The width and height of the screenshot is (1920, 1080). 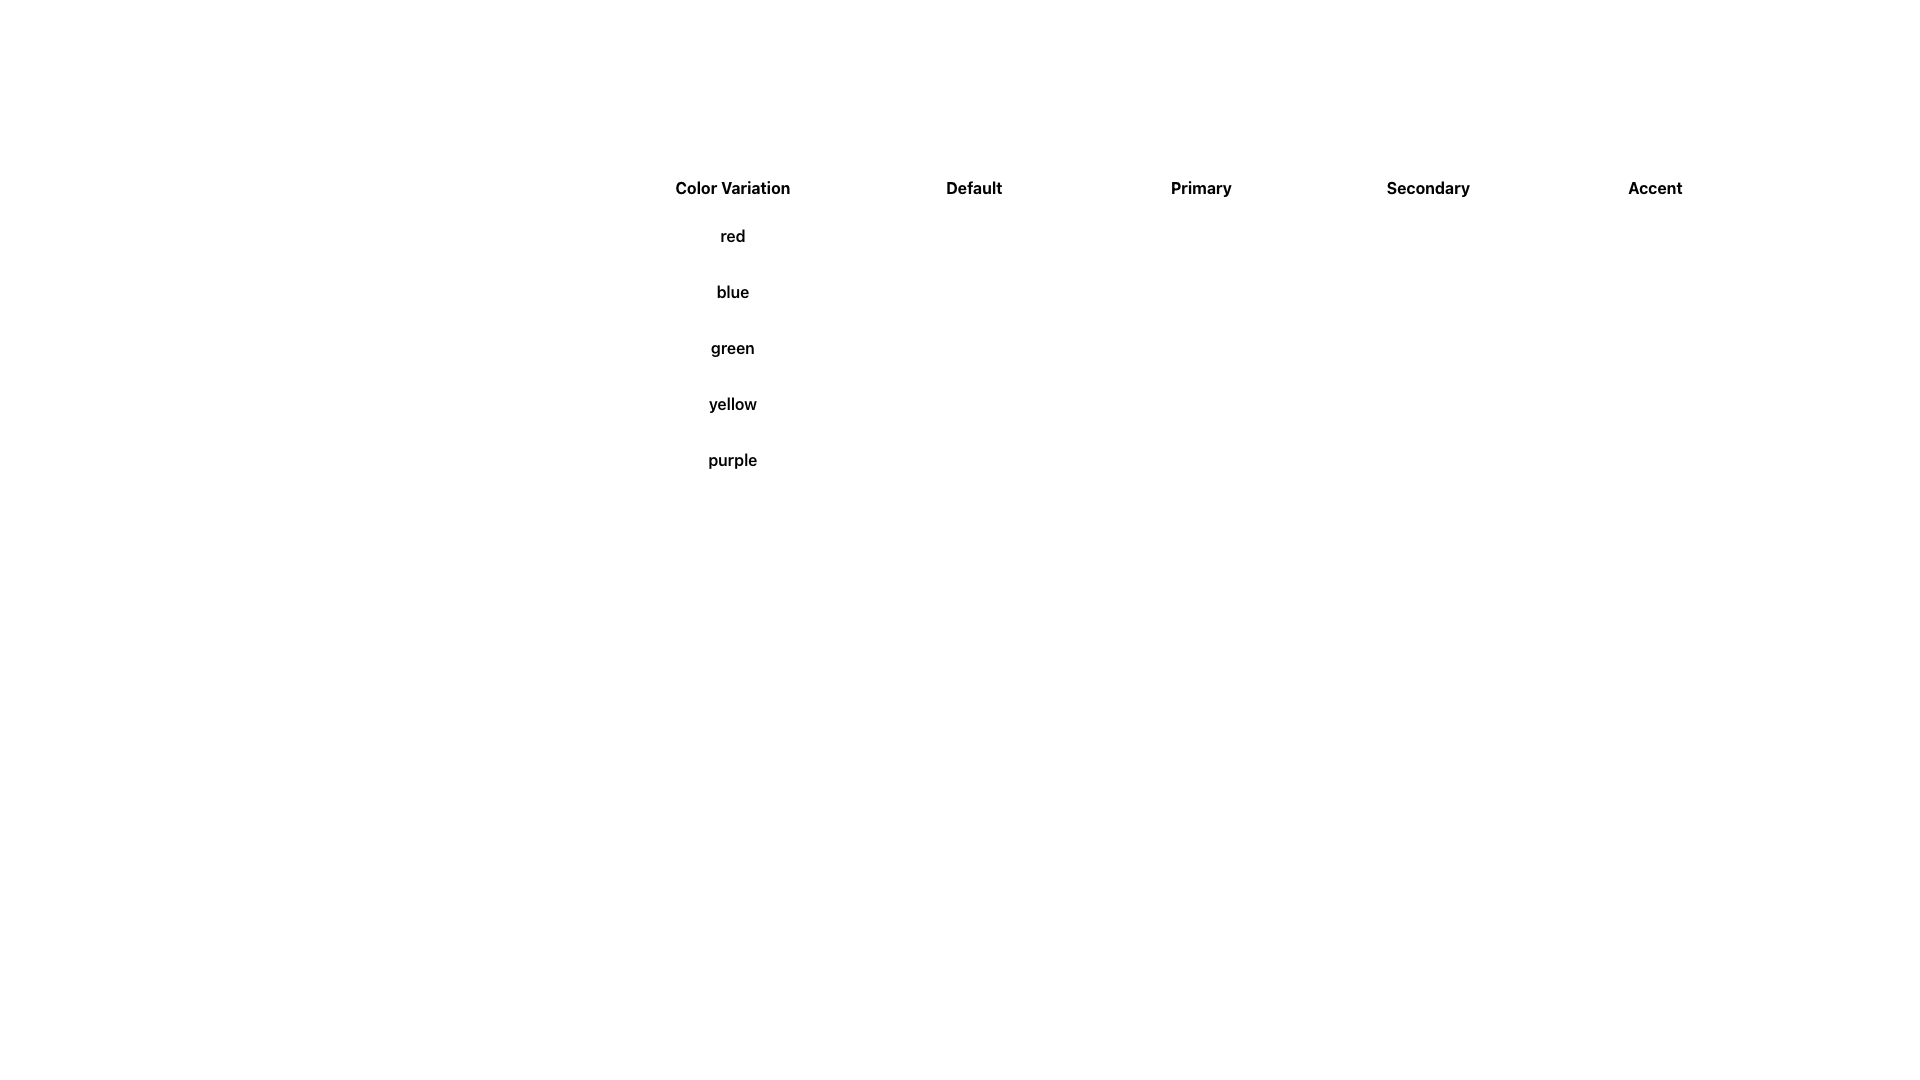 What do you see at coordinates (1200, 292) in the screenshot?
I see `the button indicating a selection related to the color blue, which is the third item in a horizontal group located in the center-right section of the layout` at bounding box center [1200, 292].